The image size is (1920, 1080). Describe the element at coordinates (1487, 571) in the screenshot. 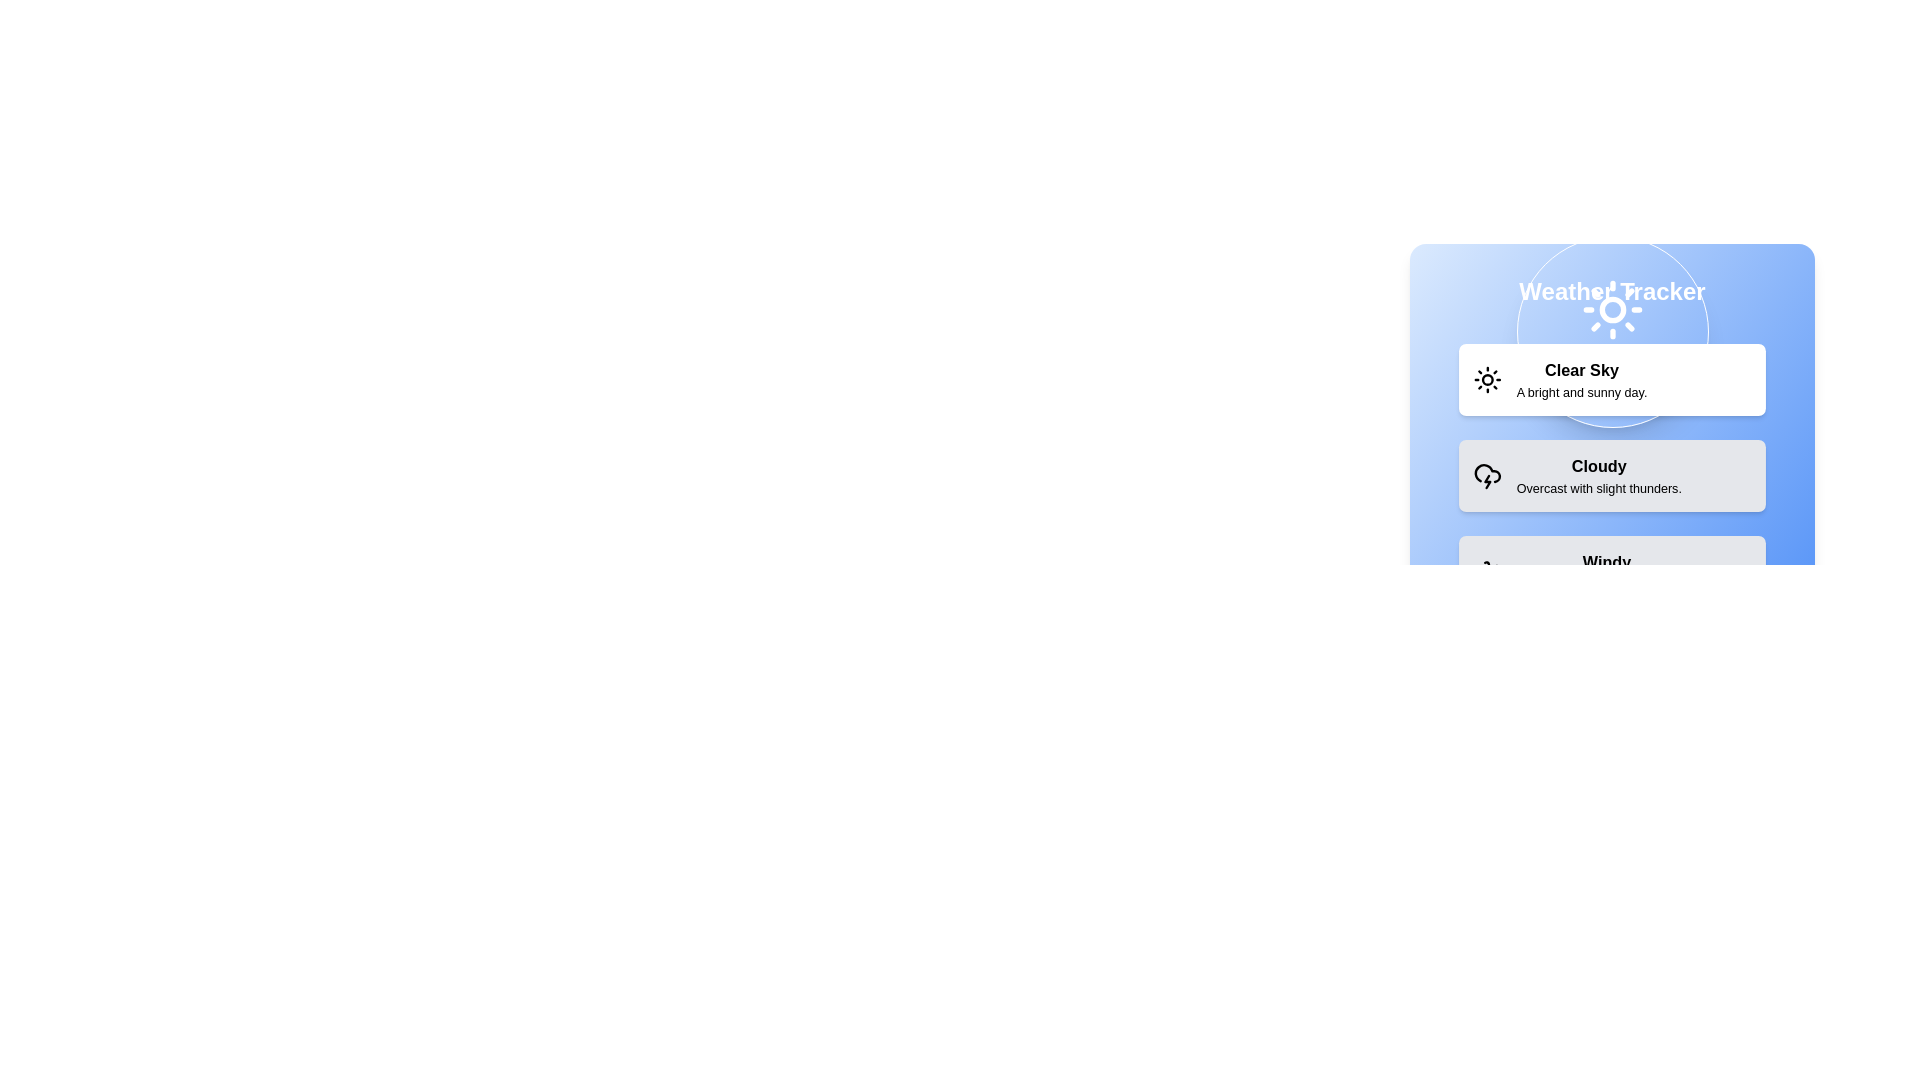

I see `the SVG graphic icon representing windy weather conditions located at the top-left corner of the card with 'Windy' text above it` at that location.